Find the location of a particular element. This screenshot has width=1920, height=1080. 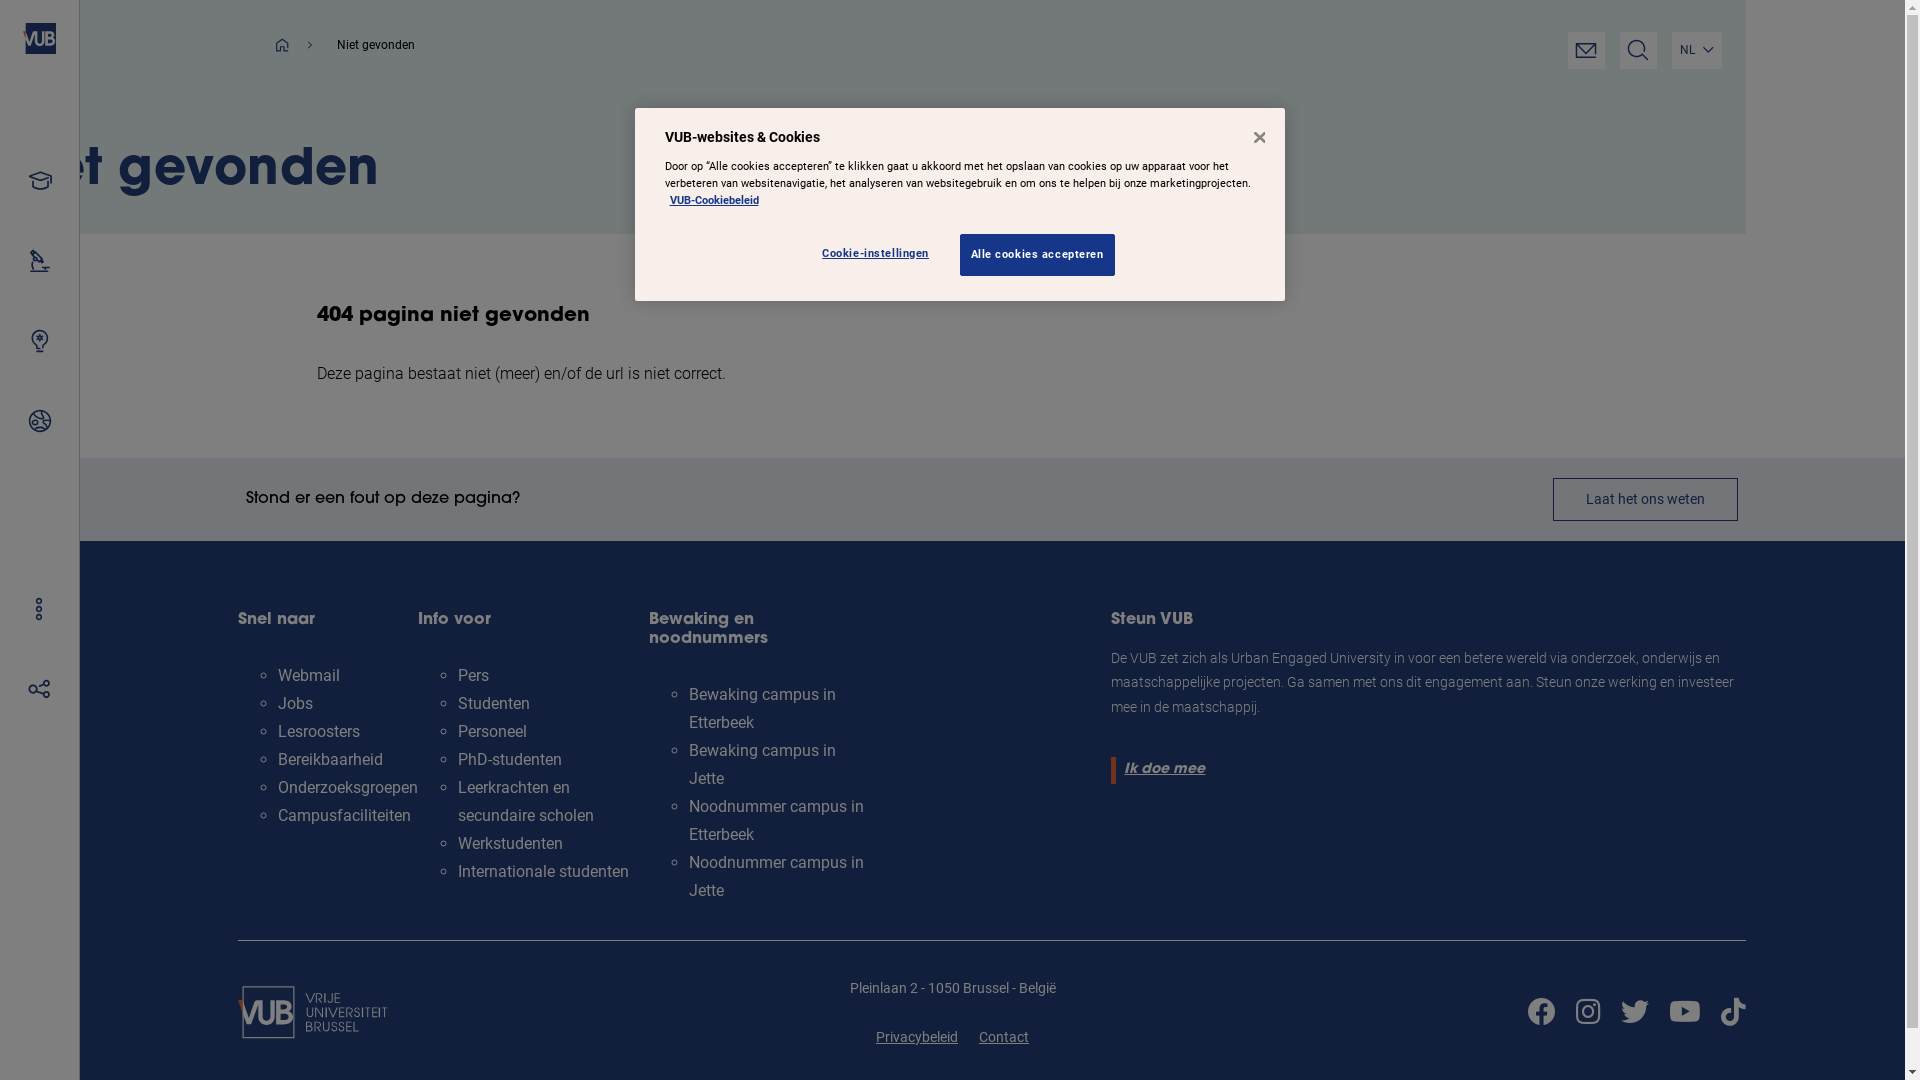

'Open de instagram pagina van VUB' is located at coordinates (1587, 1012).